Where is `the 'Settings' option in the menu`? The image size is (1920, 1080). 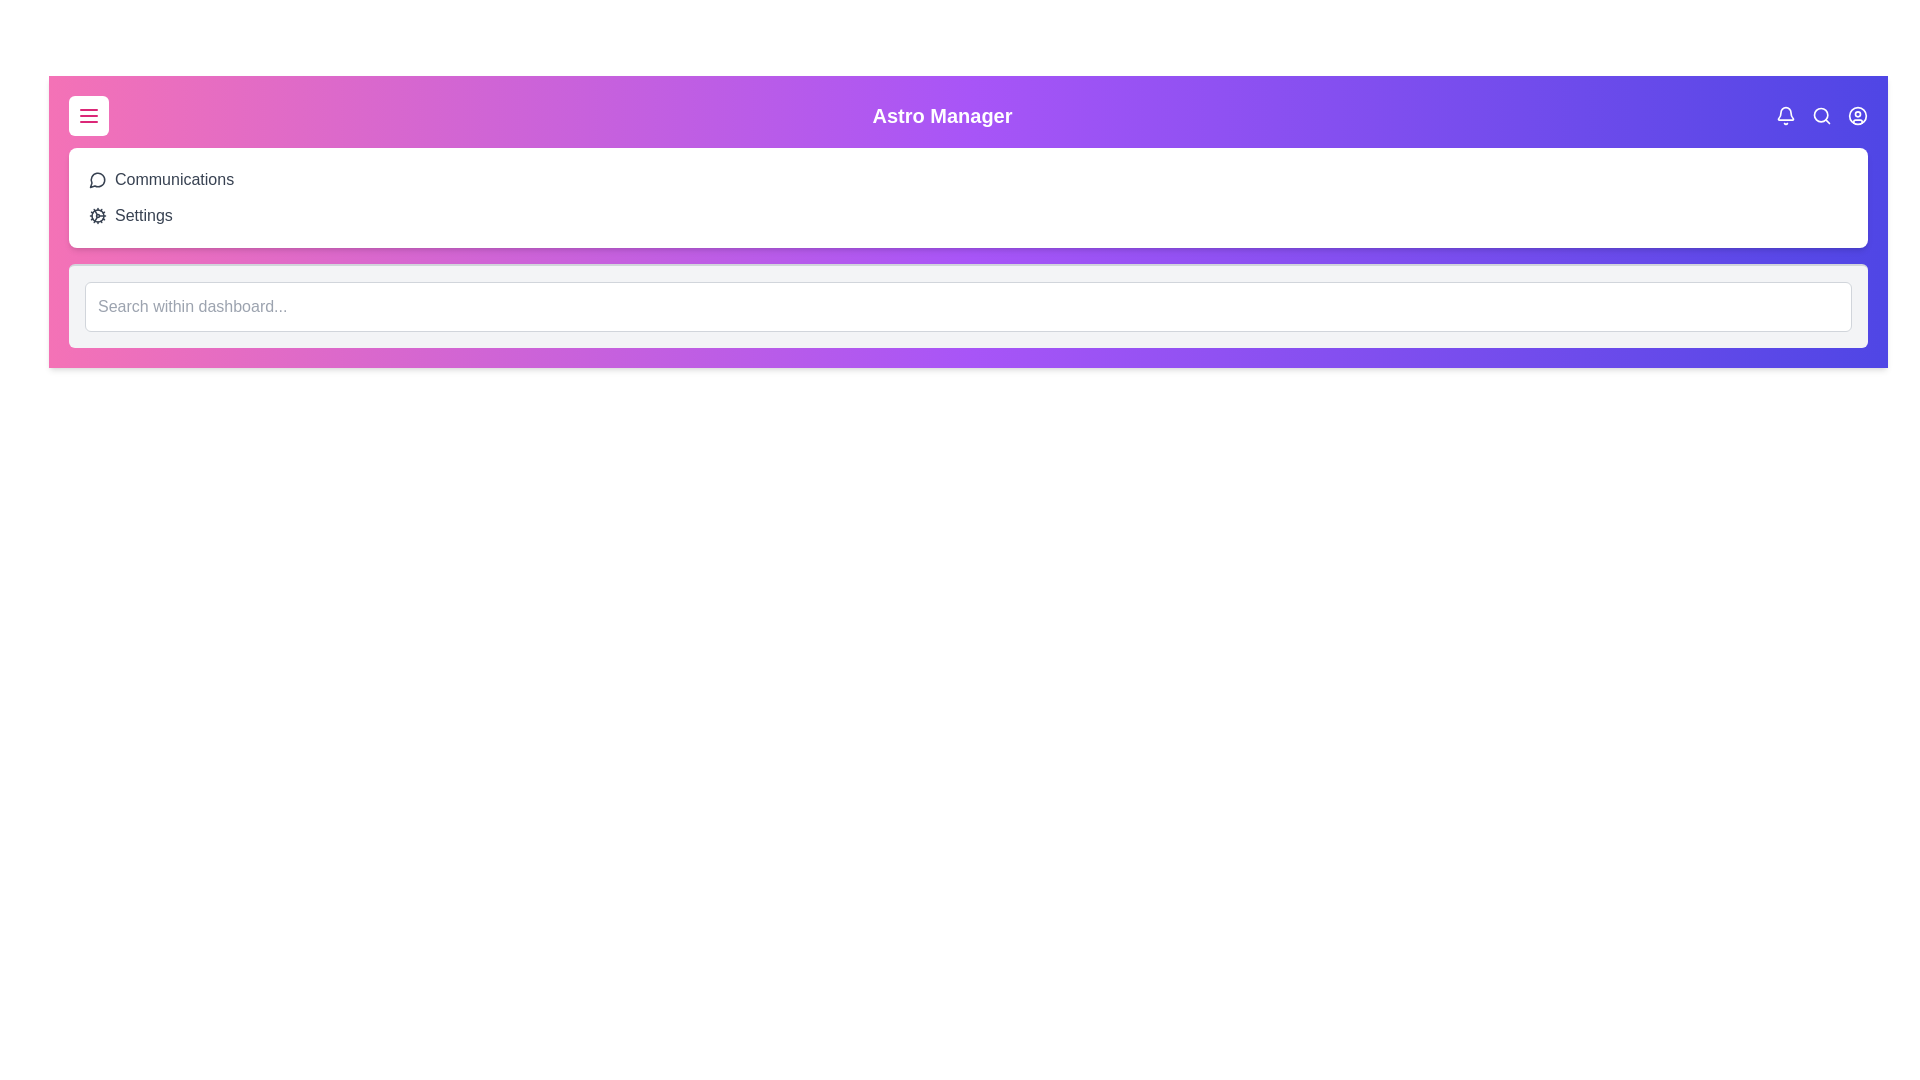 the 'Settings' option in the menu is located at coordinates (142, 216).